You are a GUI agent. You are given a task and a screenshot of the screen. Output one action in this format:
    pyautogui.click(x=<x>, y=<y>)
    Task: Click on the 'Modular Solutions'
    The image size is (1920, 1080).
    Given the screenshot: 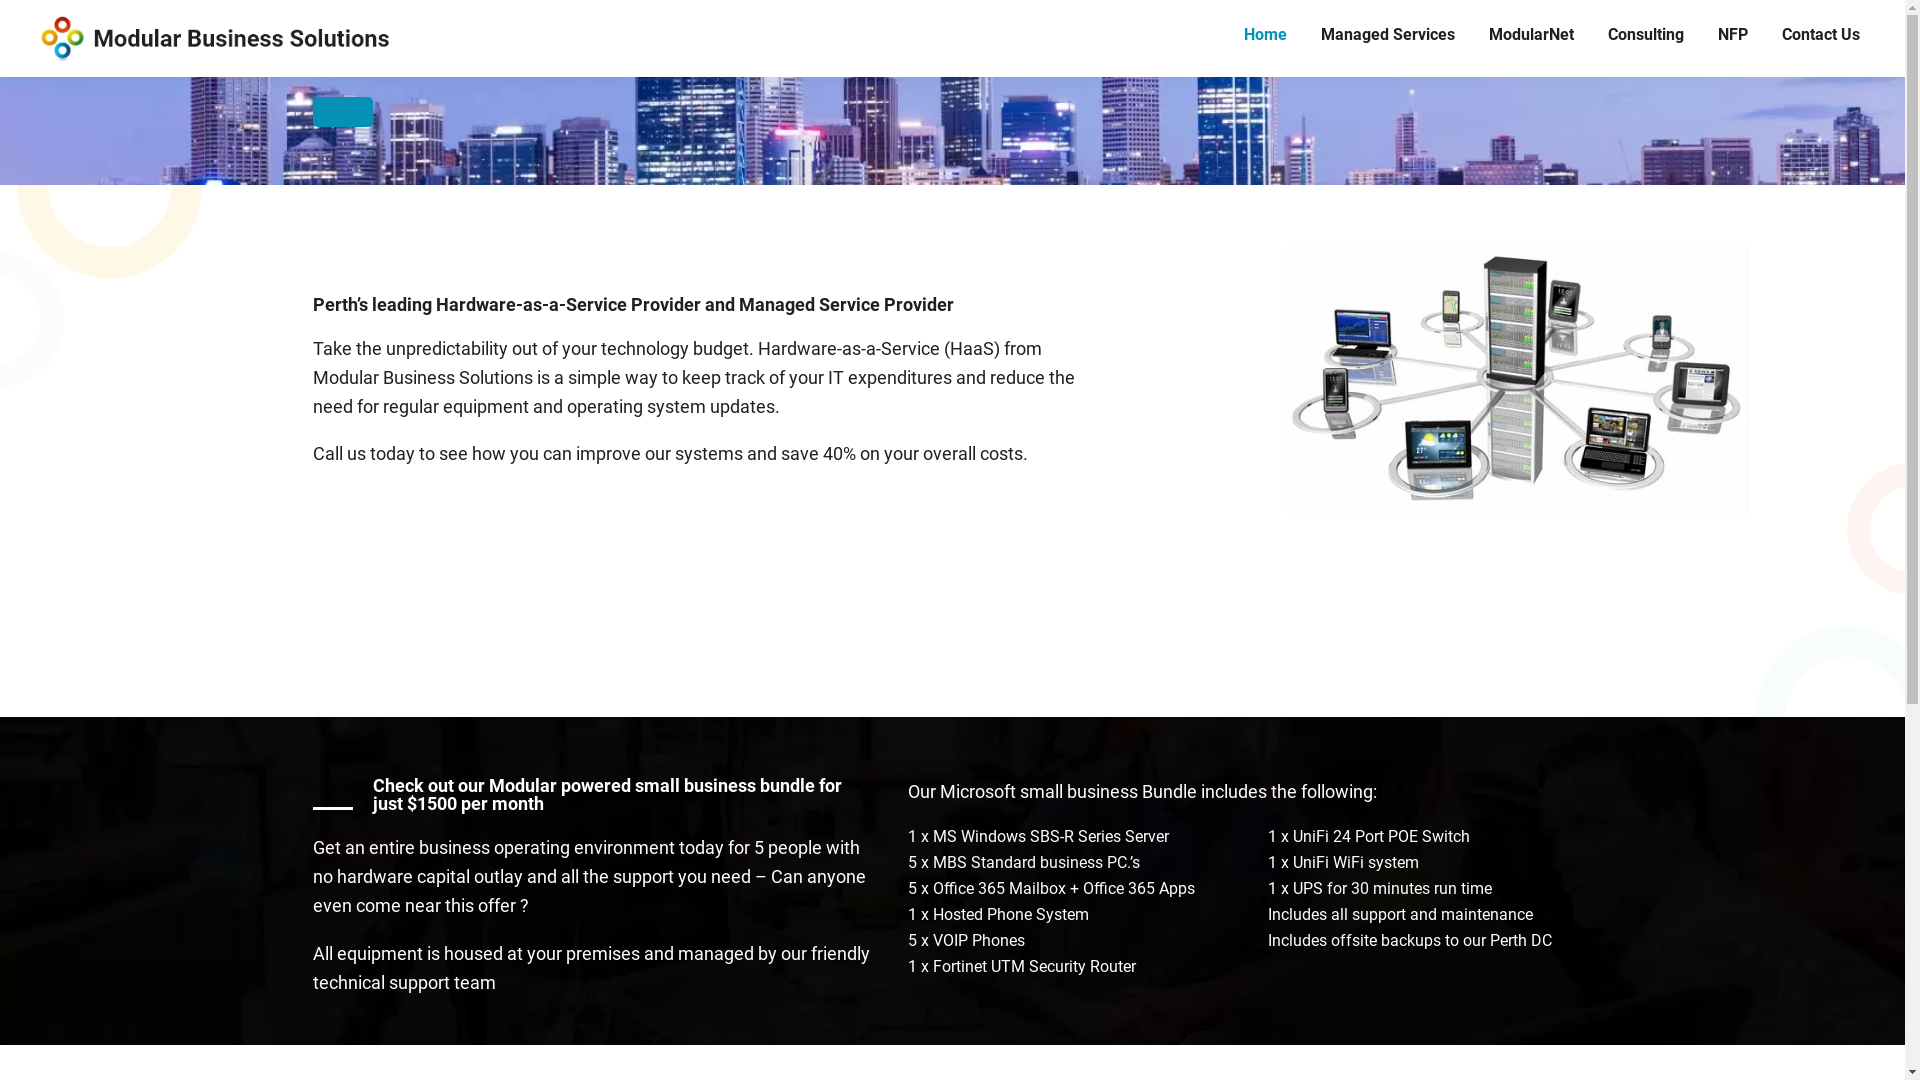 What is the action you would take?
    pyautogui.click(x=212, y=38)
    